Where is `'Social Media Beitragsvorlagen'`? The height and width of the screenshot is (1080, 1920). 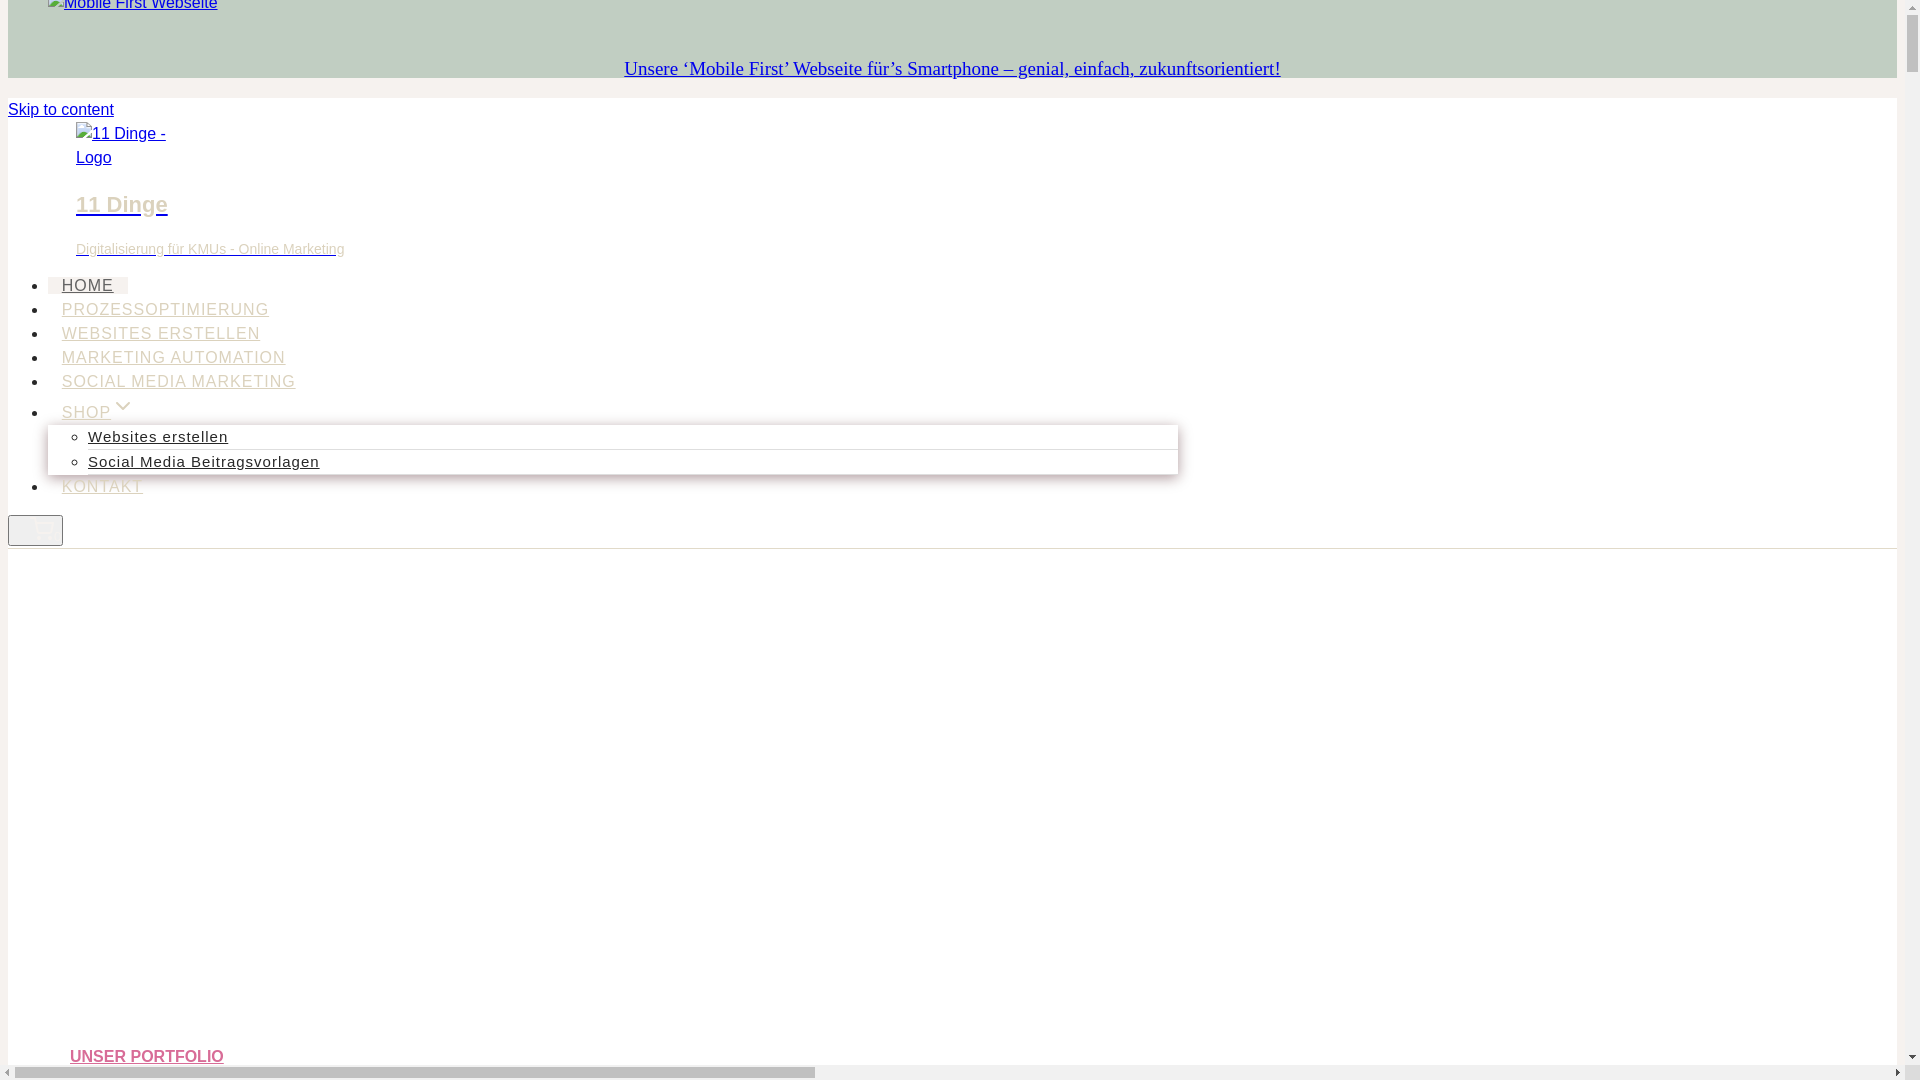
'Social Media Beitragsvorlagen' is located at coordinates (203, 461).